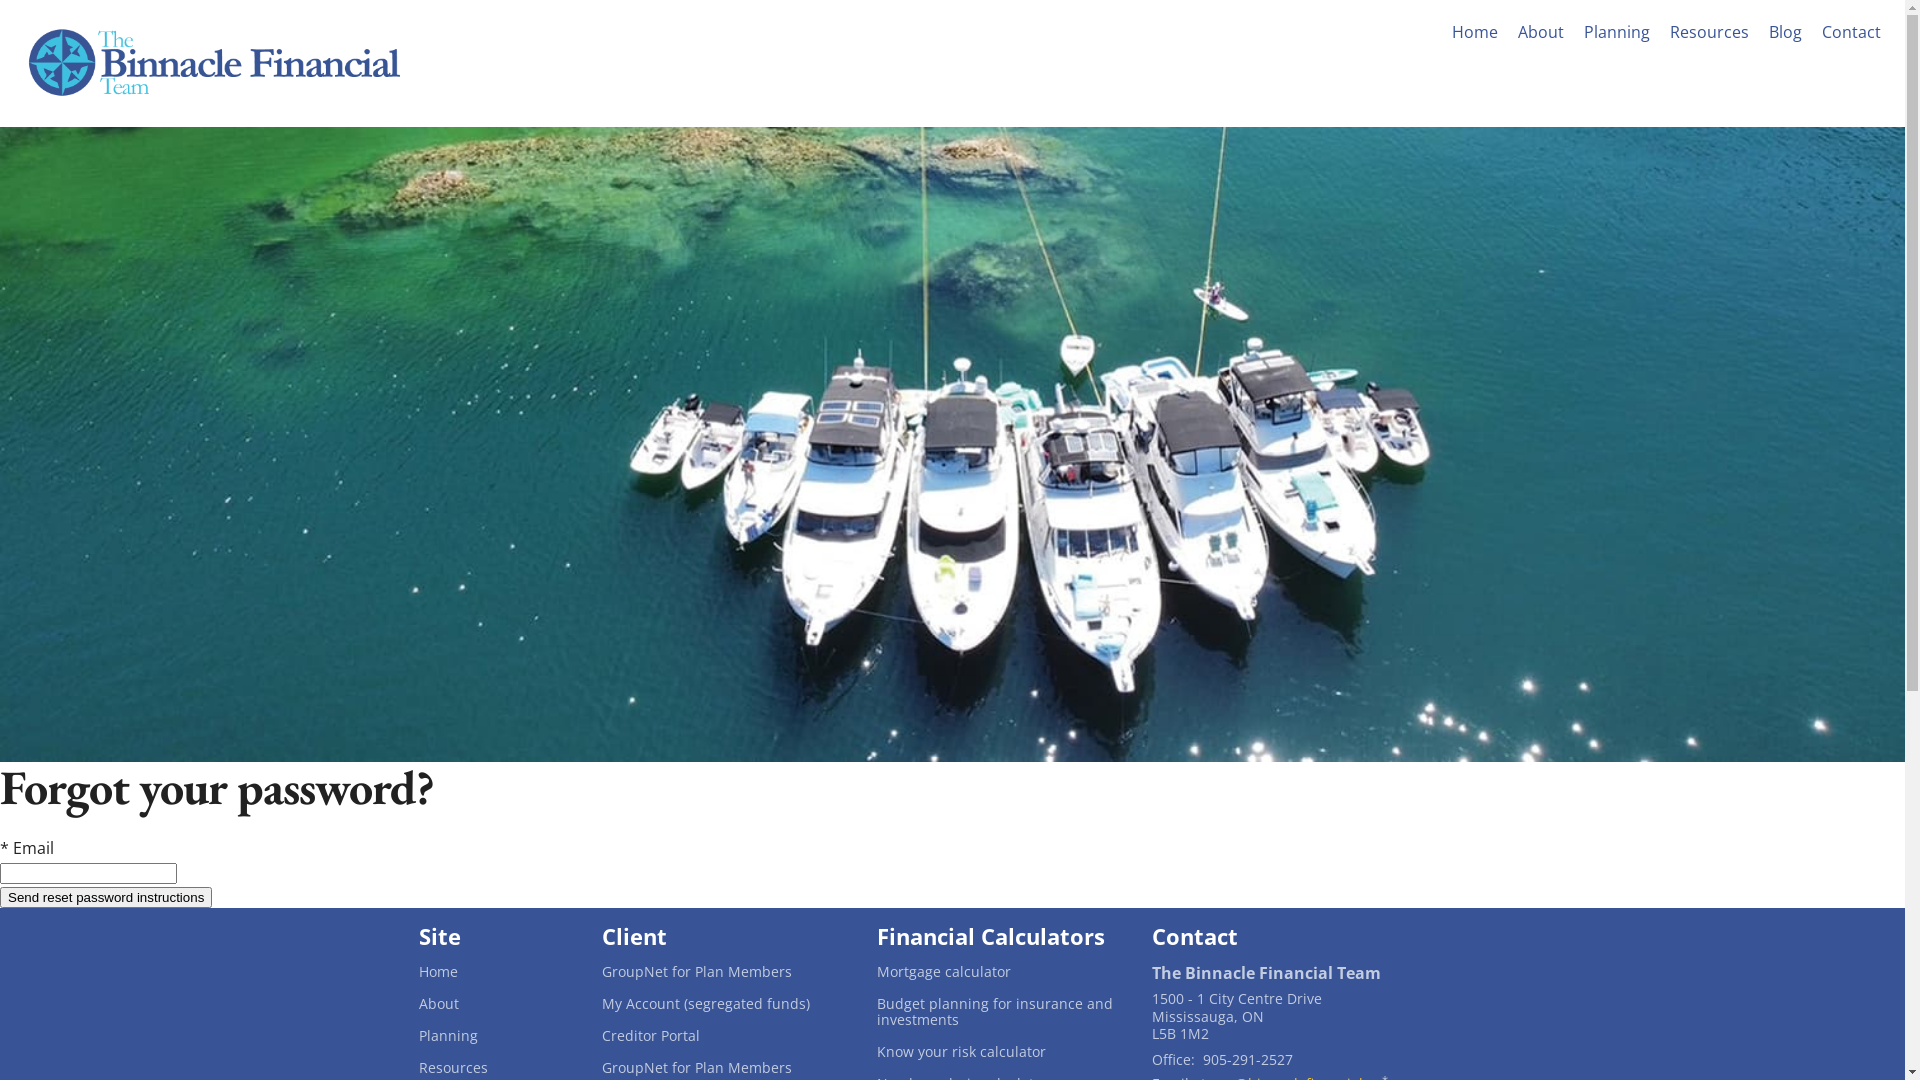 Image resolution: width=1920 pixels, height=1080 pixels. What do you see at coordinates (600, 1035) in the screenshot?
I see `'Creditor Portal` at bounding box center [600, 1035].